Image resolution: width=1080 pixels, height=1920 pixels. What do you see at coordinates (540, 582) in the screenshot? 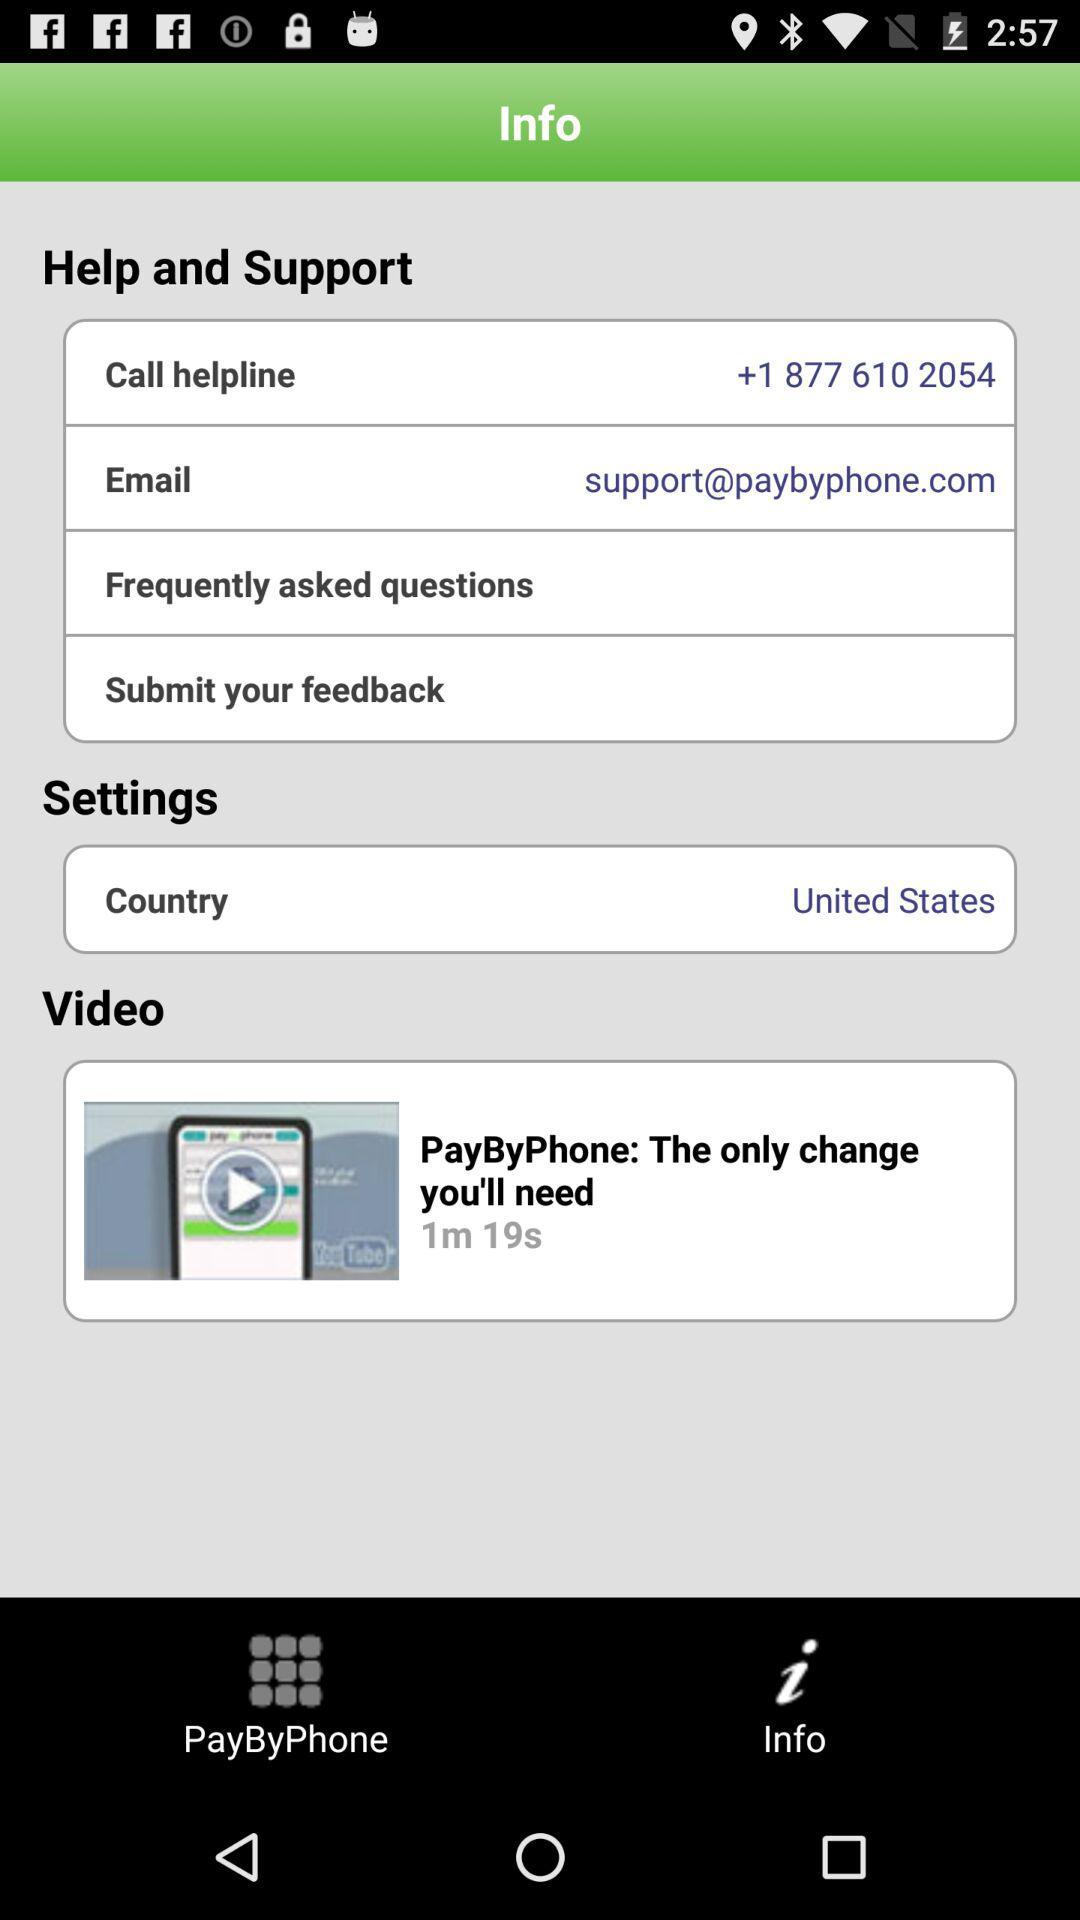
I see `open faq` at bounding box center [540, 582].